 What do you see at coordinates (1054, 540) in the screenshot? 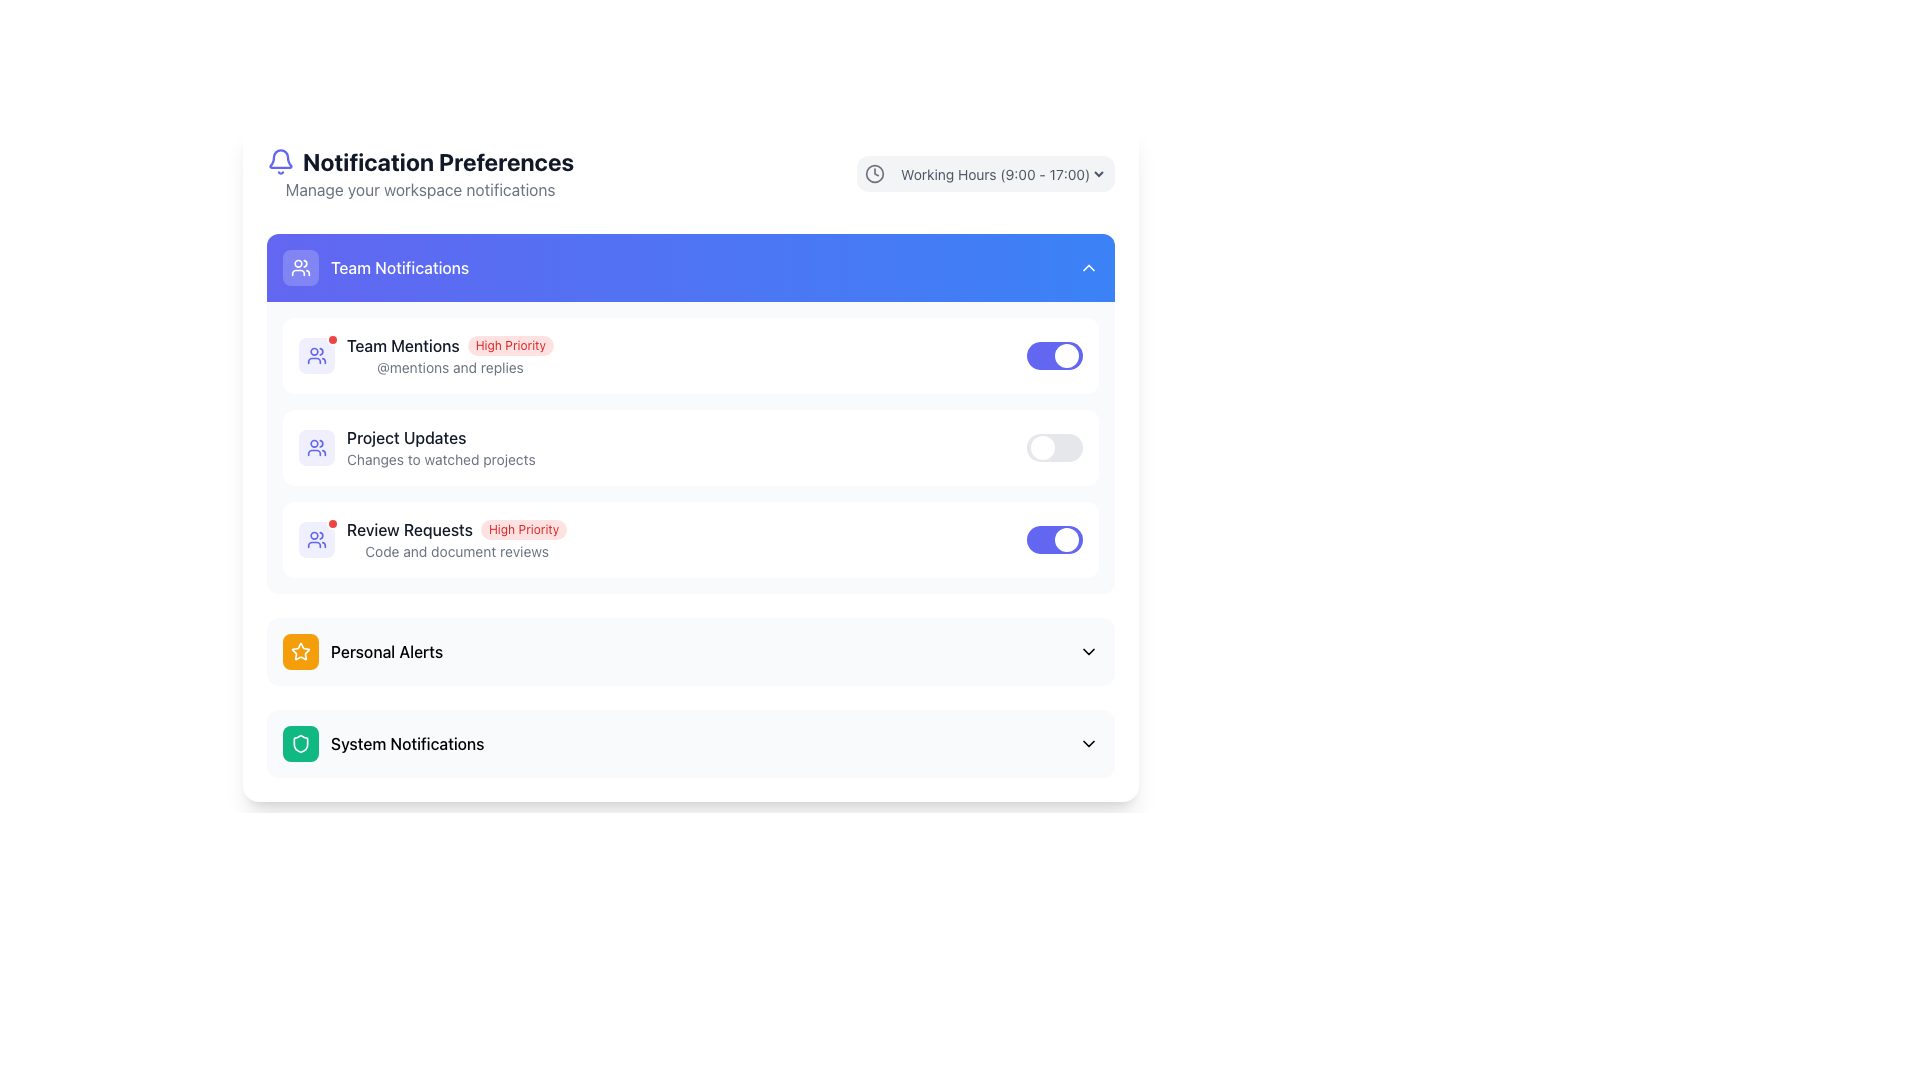
I see `the third toggle switch in the 'Team Notifications' group within the 'Review Requests' section` at bounding box center [1054, 540].